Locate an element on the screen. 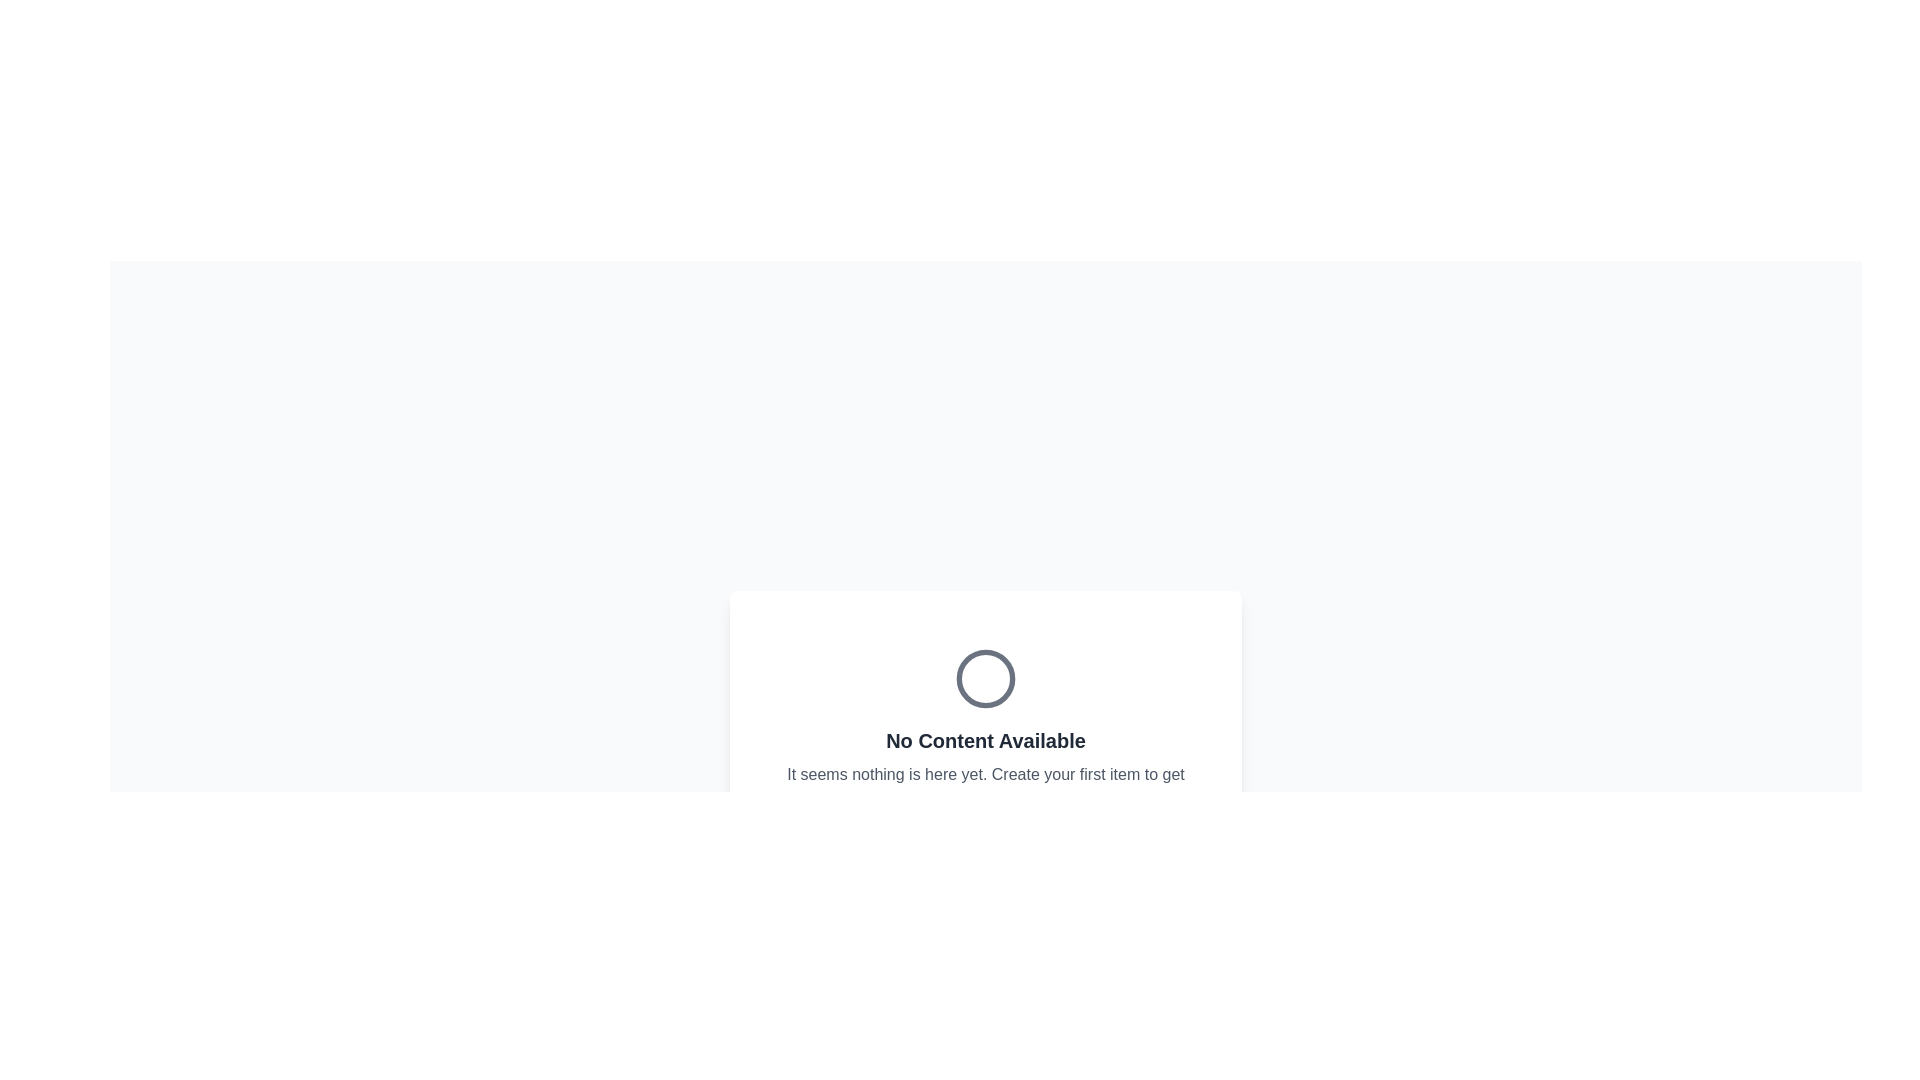 The image size is (1920, 1080). the Static Text element that informs the user no content is currently available, located below the 'No Content Available' text is located at coordinates (985, 785).